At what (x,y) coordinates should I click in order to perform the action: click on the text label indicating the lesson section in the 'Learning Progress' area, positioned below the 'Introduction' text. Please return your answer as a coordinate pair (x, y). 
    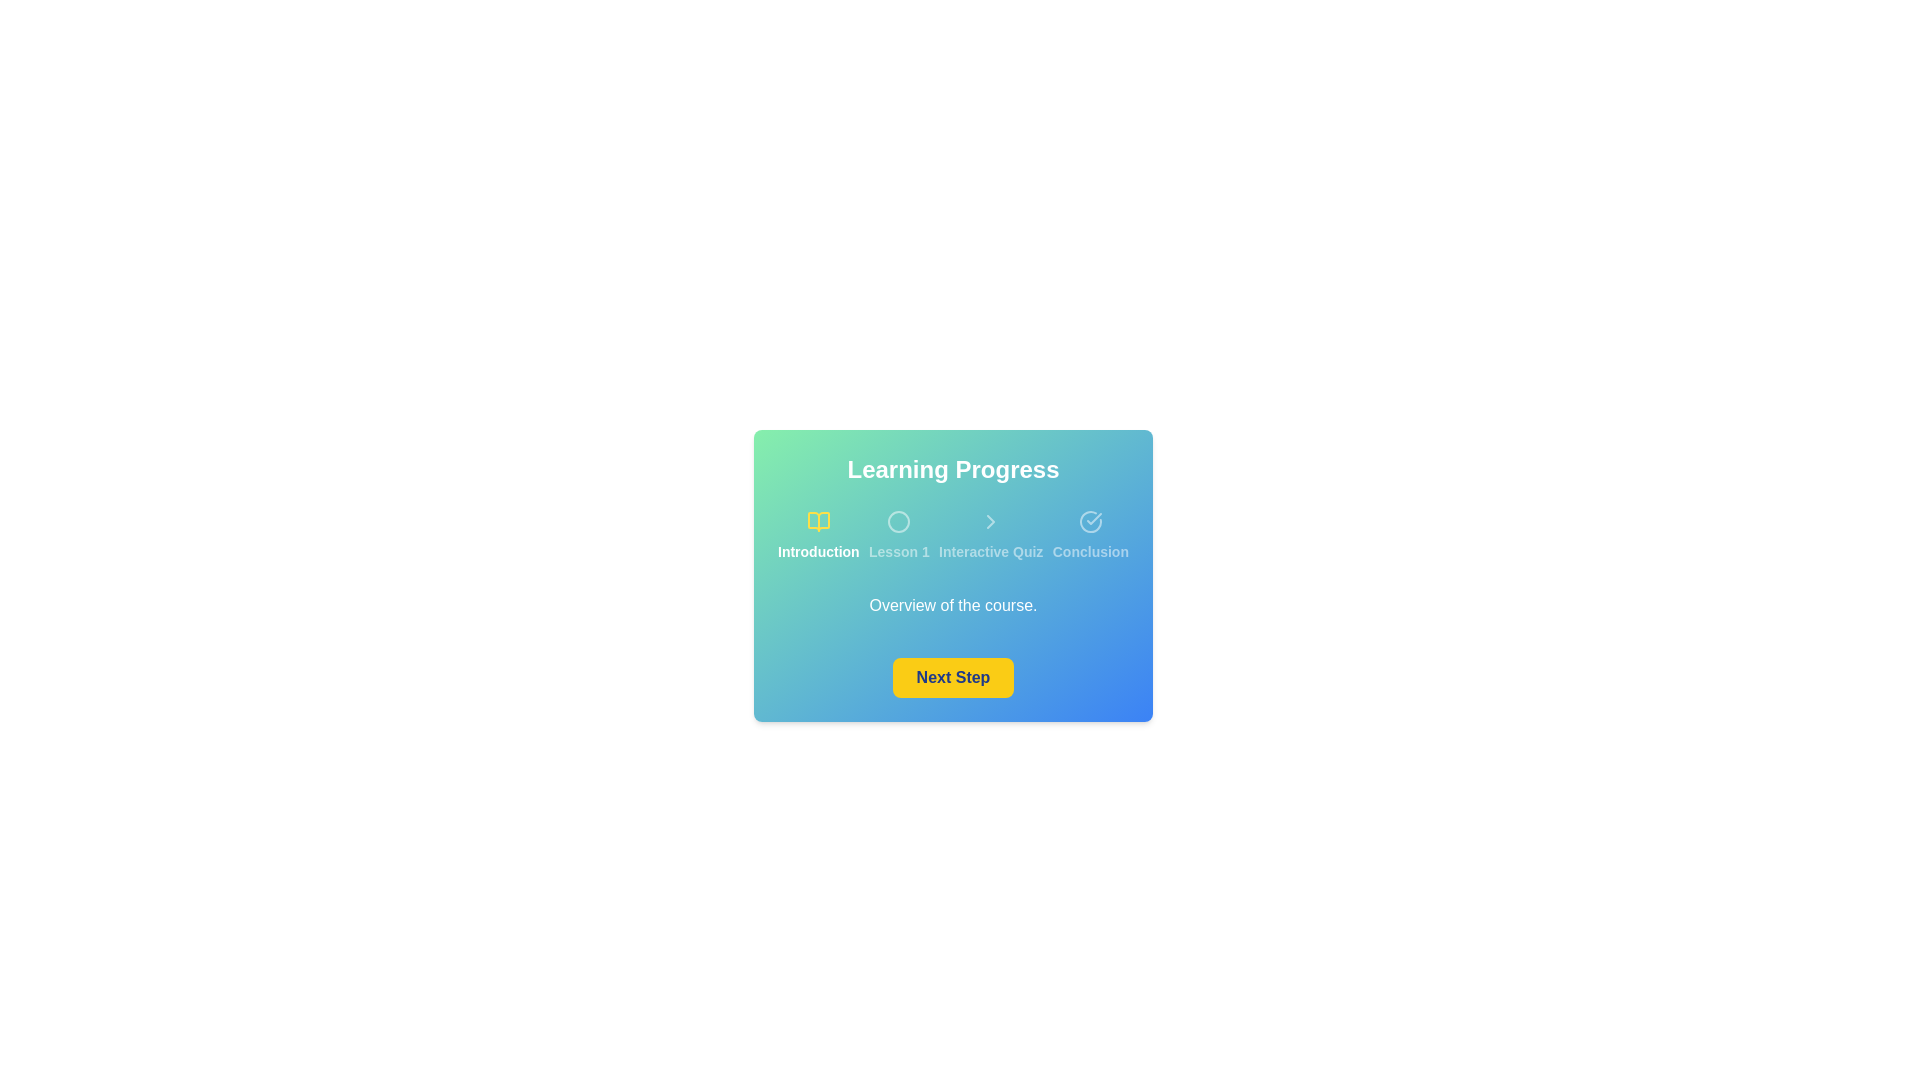
    Looking at the image, I should click on (898, 551).